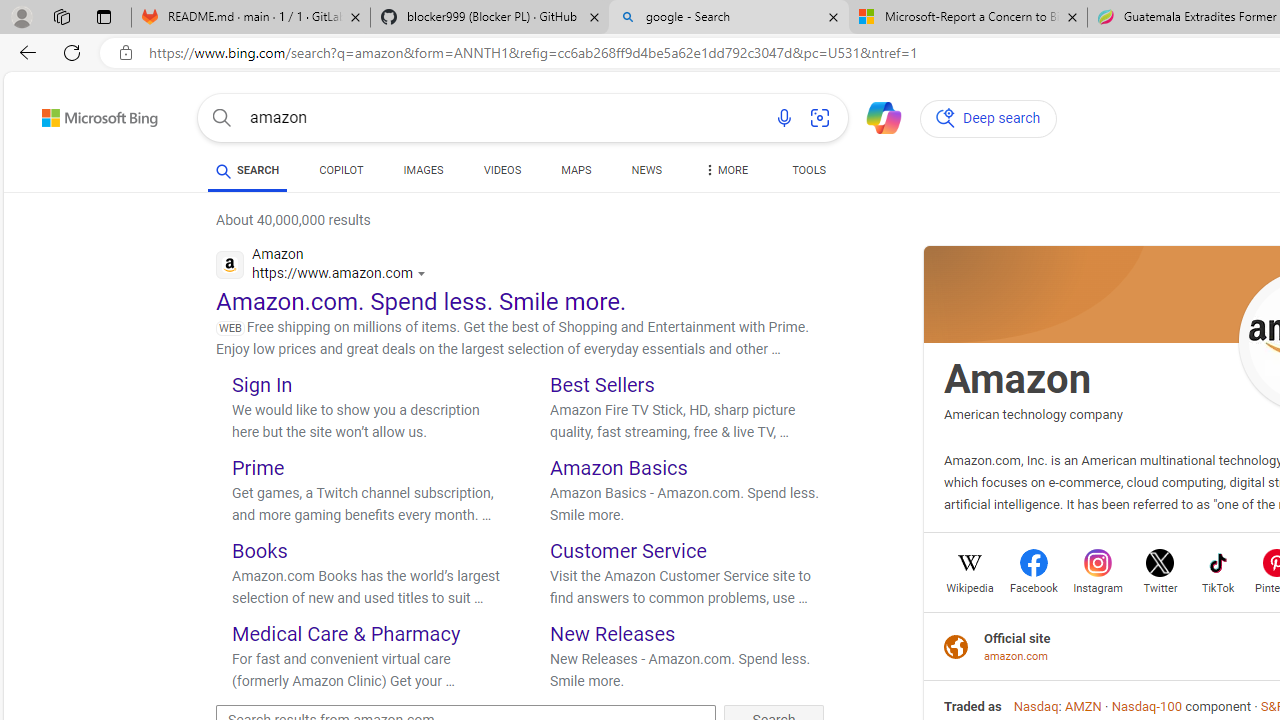 The height and width of the screenshot is (720, 1280). I want to click on 'Prime', so click(257, 467).